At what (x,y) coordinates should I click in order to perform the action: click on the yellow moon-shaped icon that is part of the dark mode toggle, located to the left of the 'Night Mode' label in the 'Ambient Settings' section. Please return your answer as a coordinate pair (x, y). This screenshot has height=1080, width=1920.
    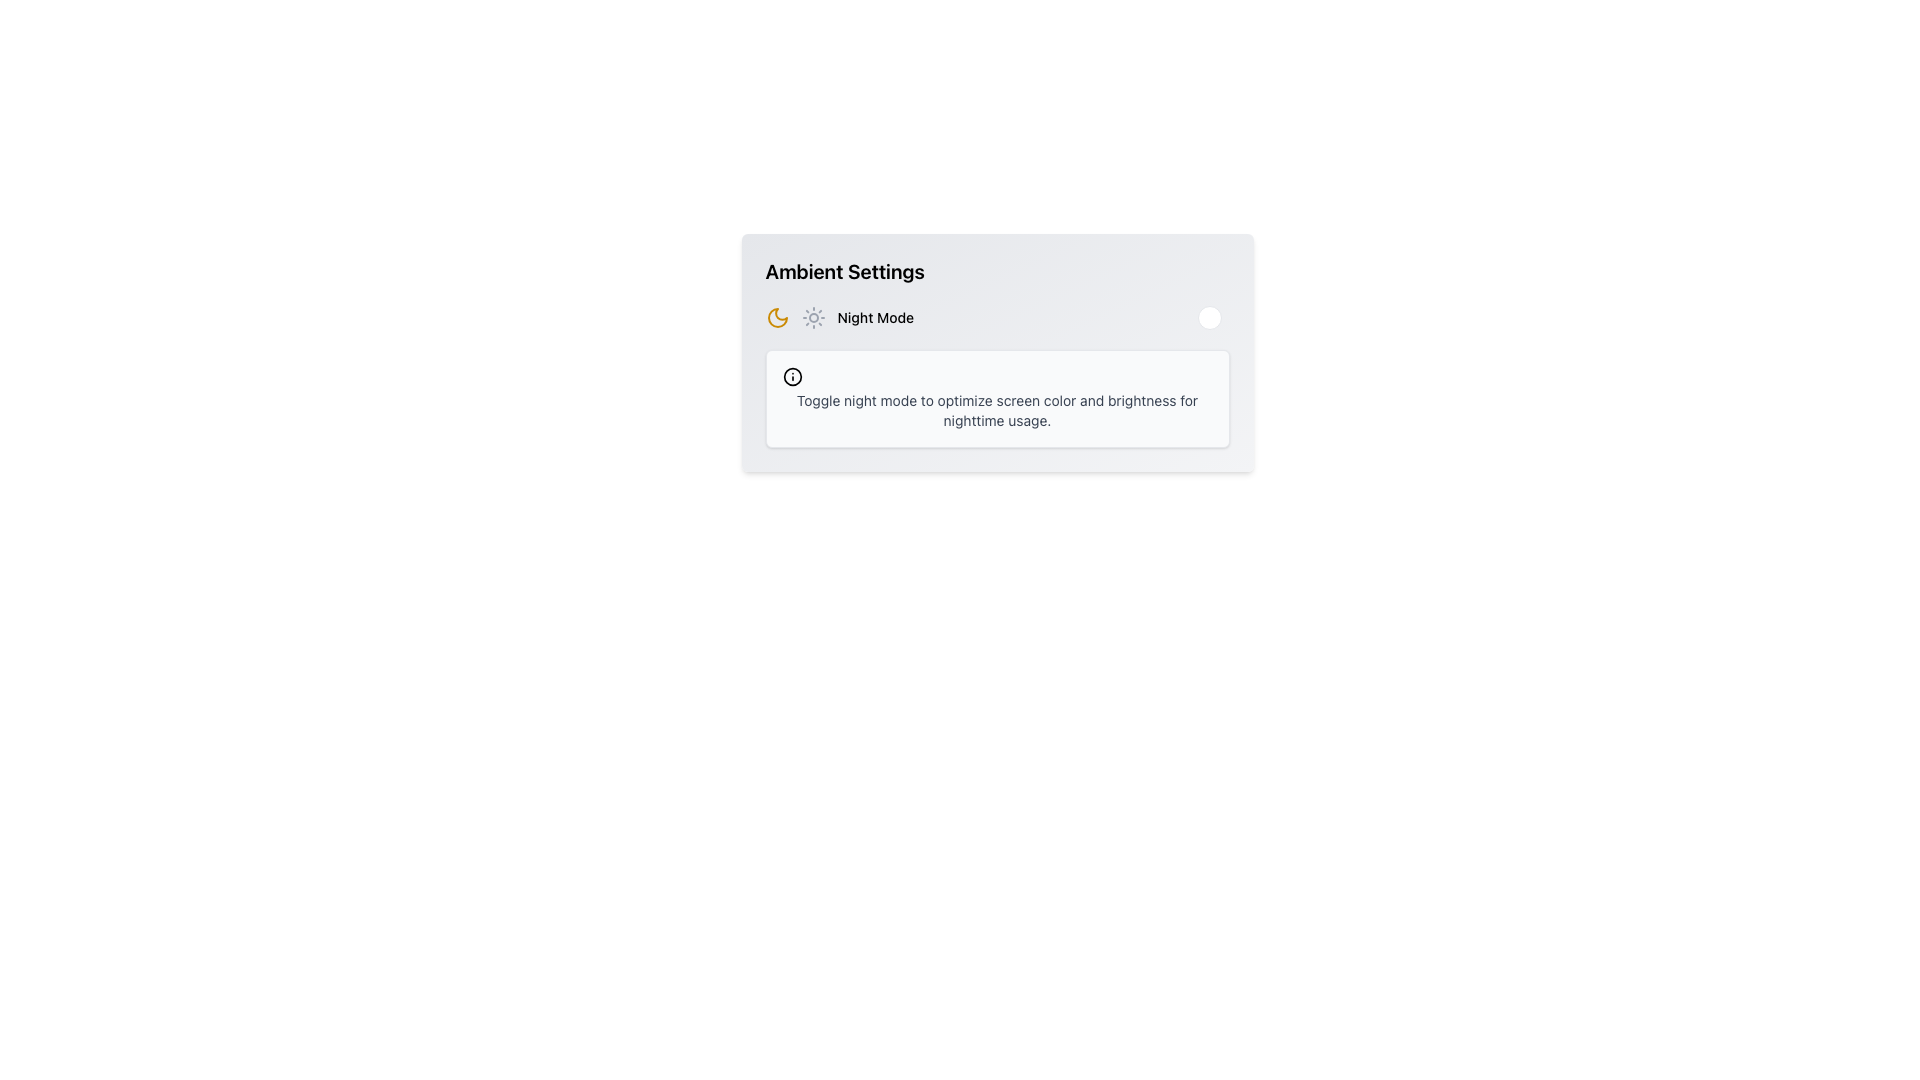
    Looking at the image, I should click on (776, 316).